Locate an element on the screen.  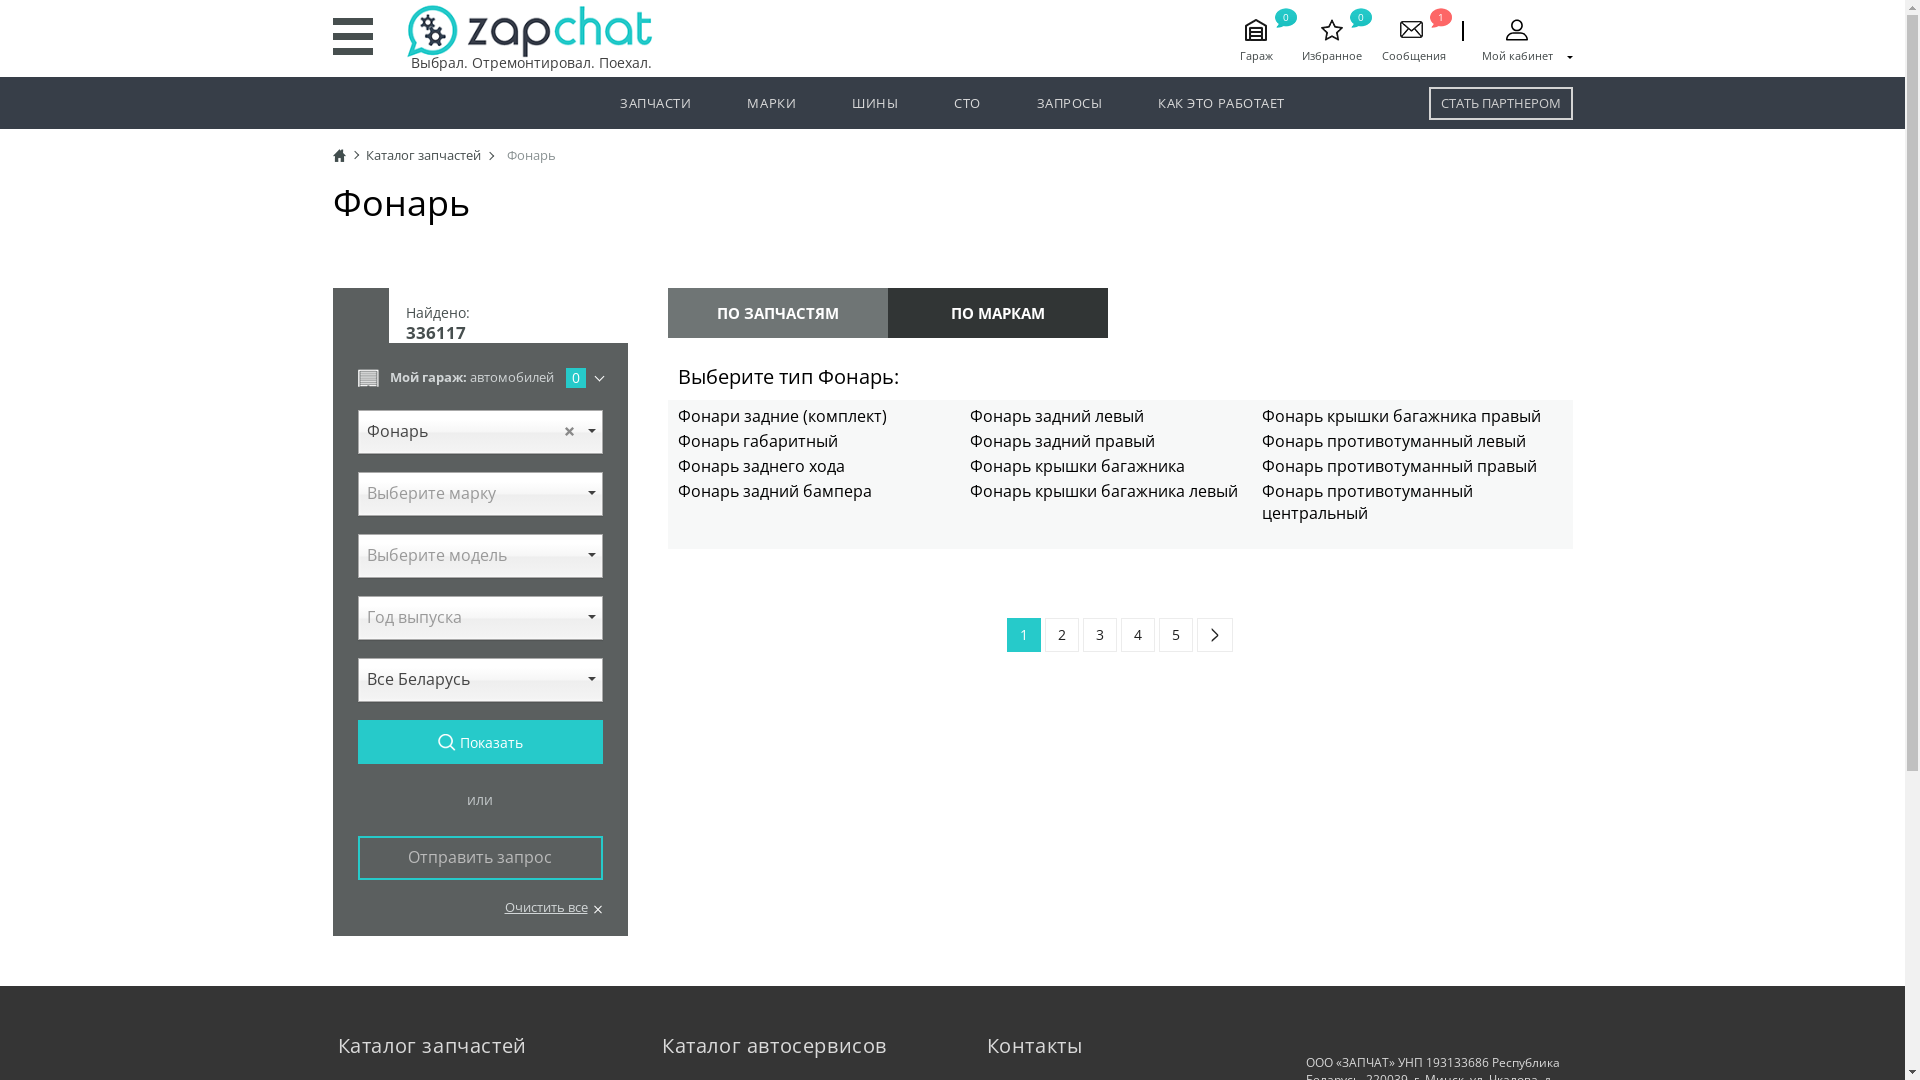
'5' is located at coordinates (1176, 635).